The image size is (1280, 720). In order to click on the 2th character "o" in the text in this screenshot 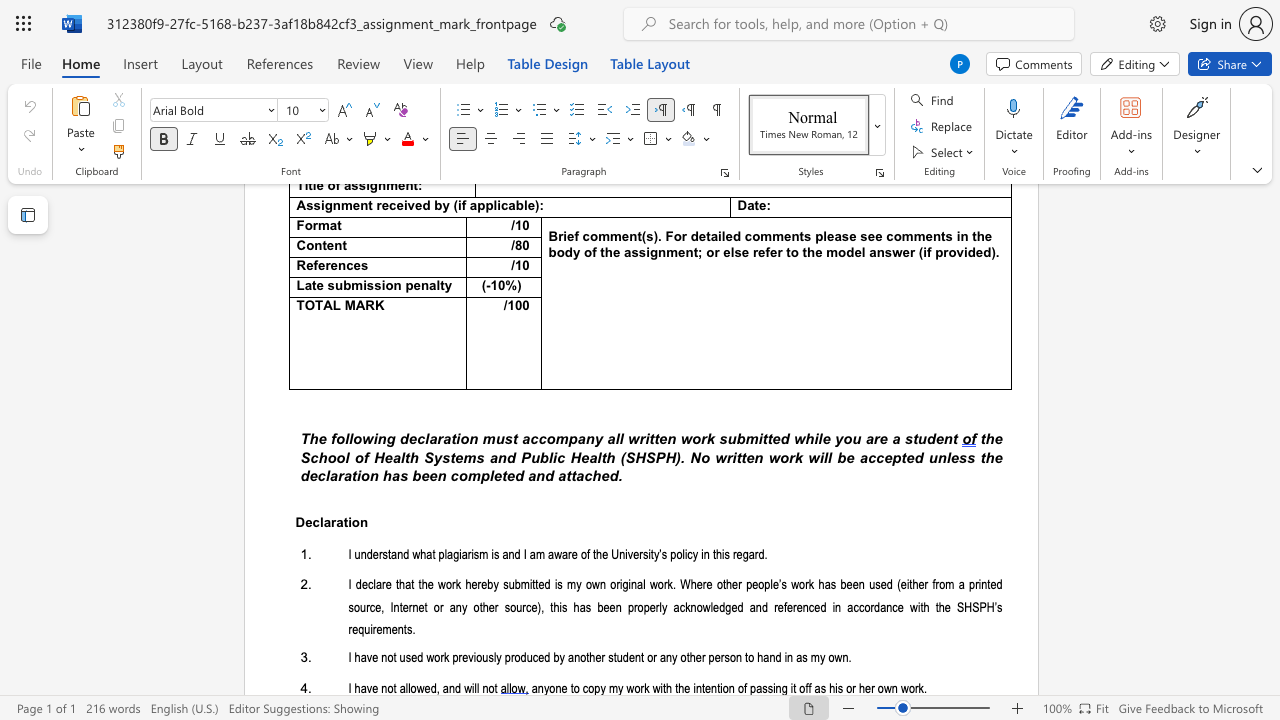, I will do `click(357, 438)`.